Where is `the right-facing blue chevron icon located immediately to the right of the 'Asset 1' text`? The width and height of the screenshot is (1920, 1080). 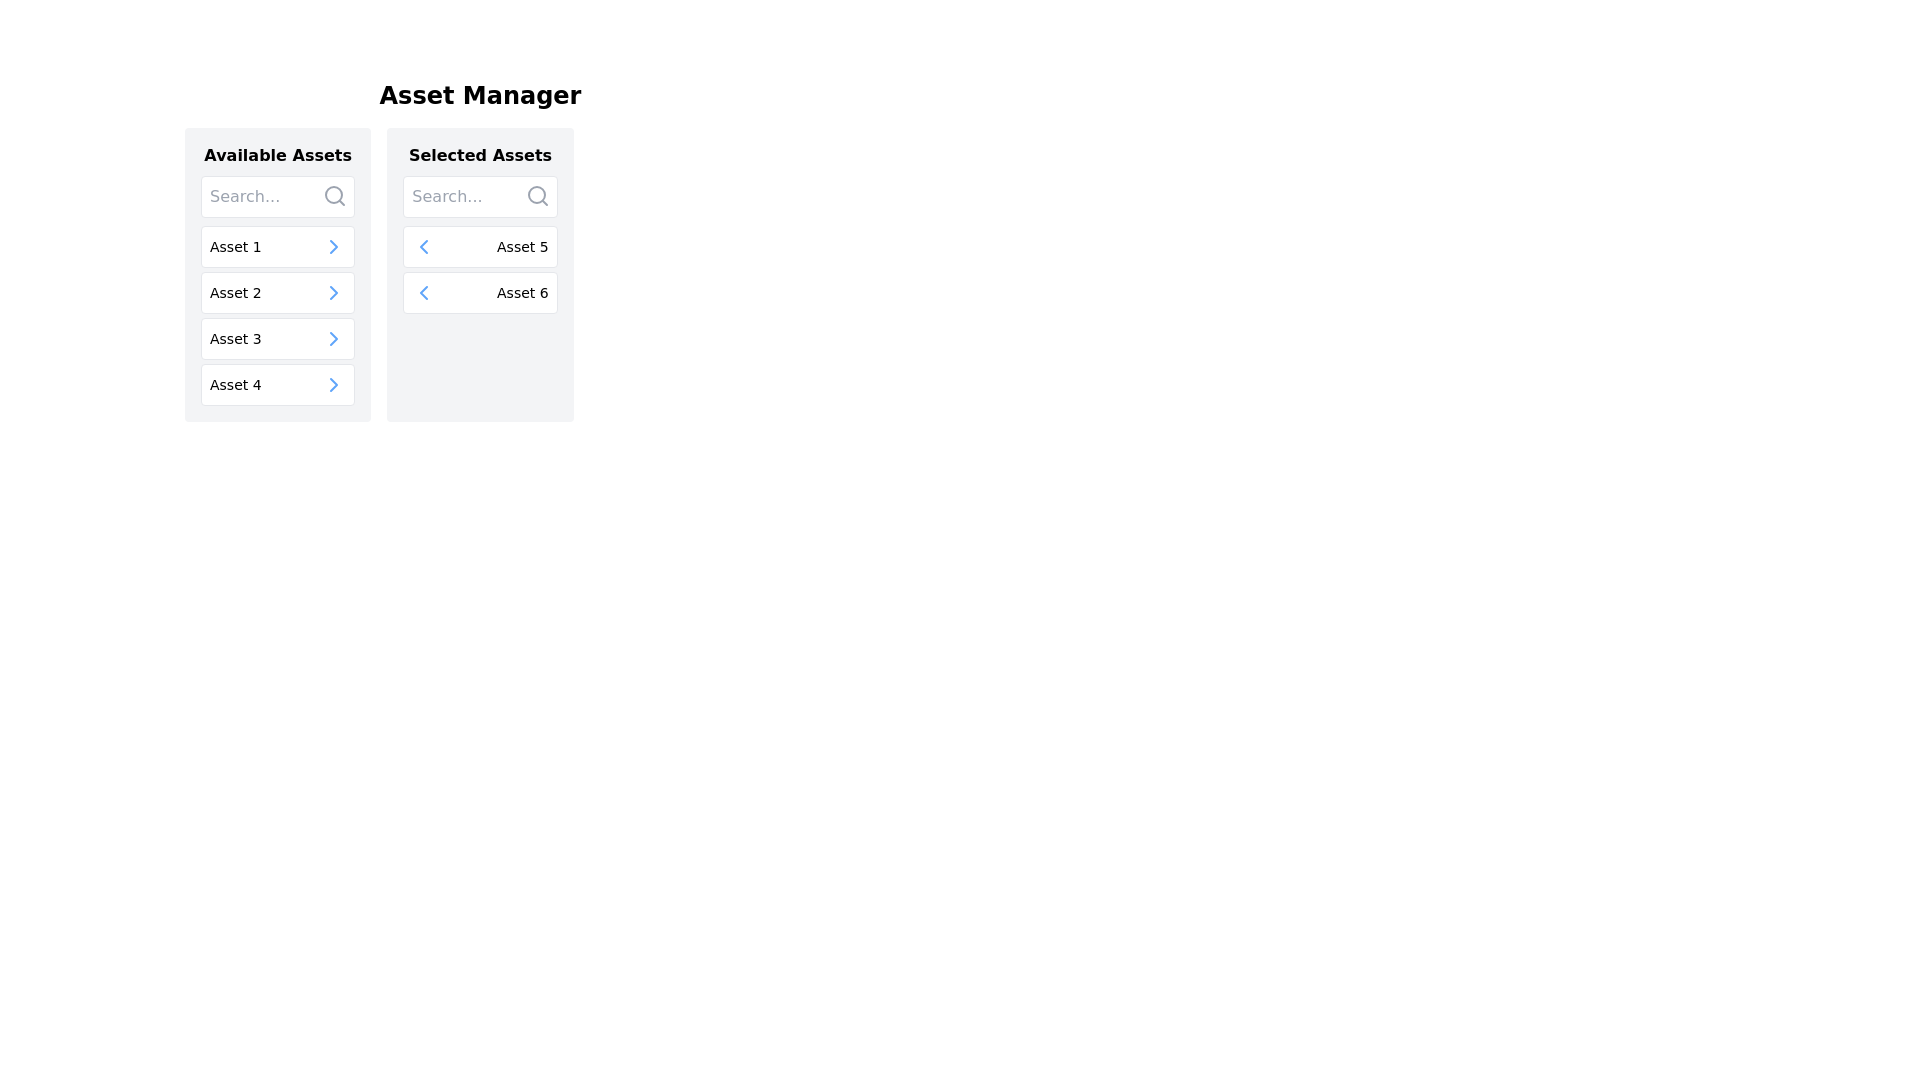 the right-facing blue chevron icon located immediately to the right of the 'Asset 1' text is located at coordinates (334, 245).